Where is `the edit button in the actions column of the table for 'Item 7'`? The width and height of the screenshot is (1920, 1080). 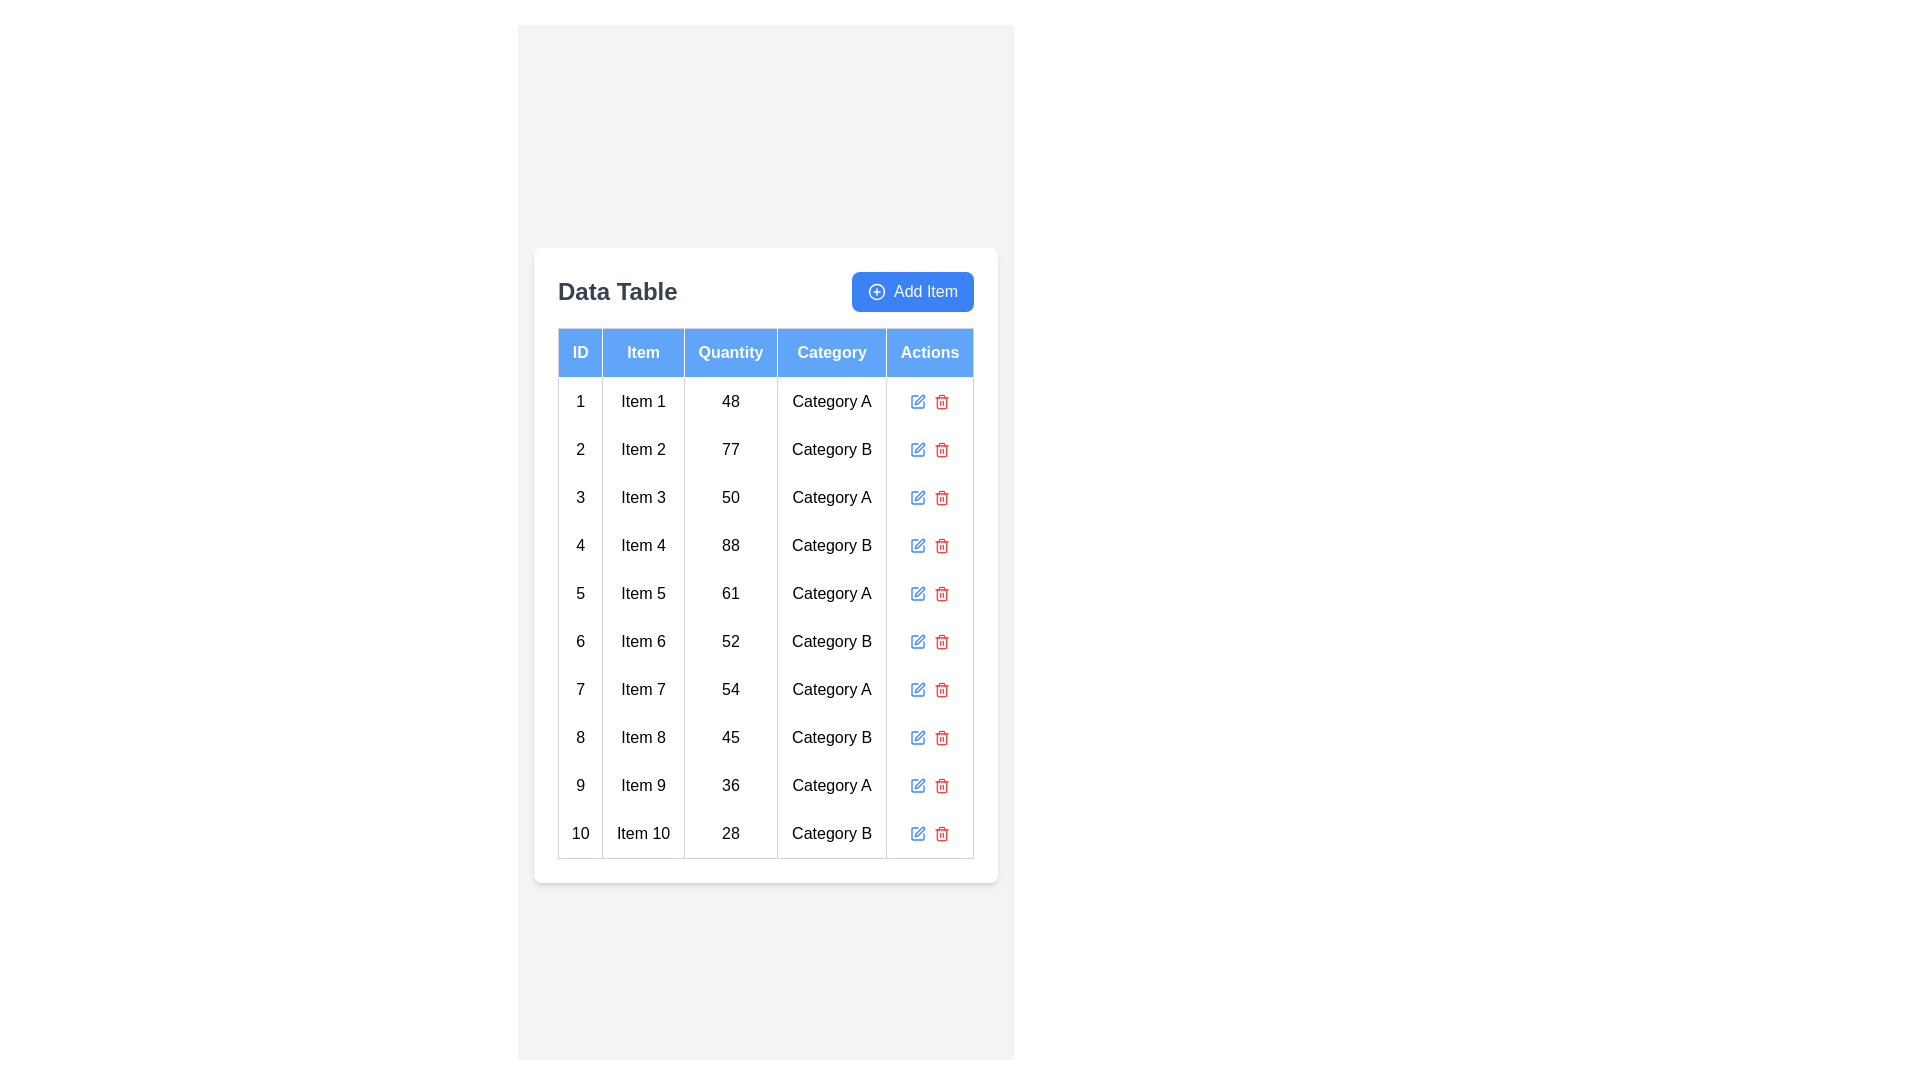 the edit button in the actions column of the table for 'Item 7' is located at coordinates (917, 688).